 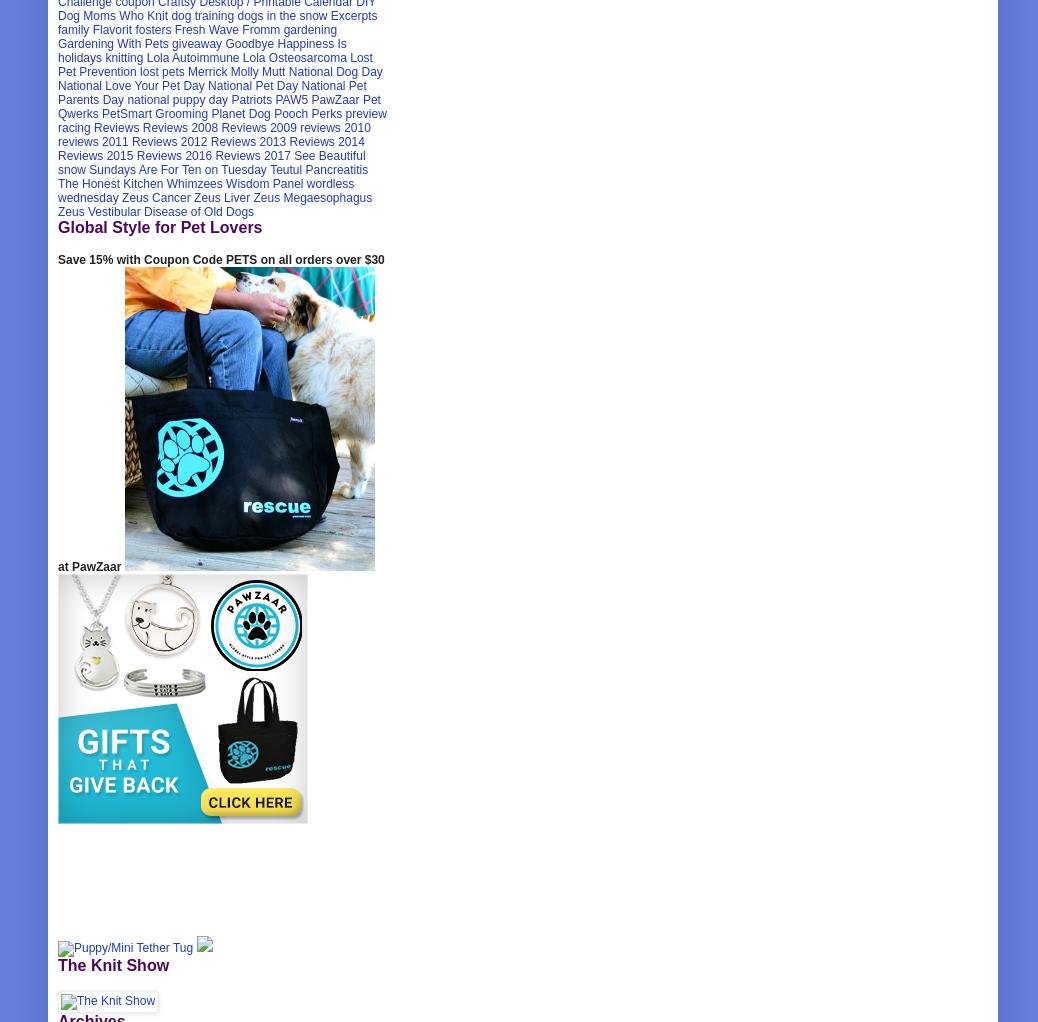 What do you see at coordinates (112, 44) in the screenshot?
I see `'Gardening With Pets'` at bounding box center [112, 44].